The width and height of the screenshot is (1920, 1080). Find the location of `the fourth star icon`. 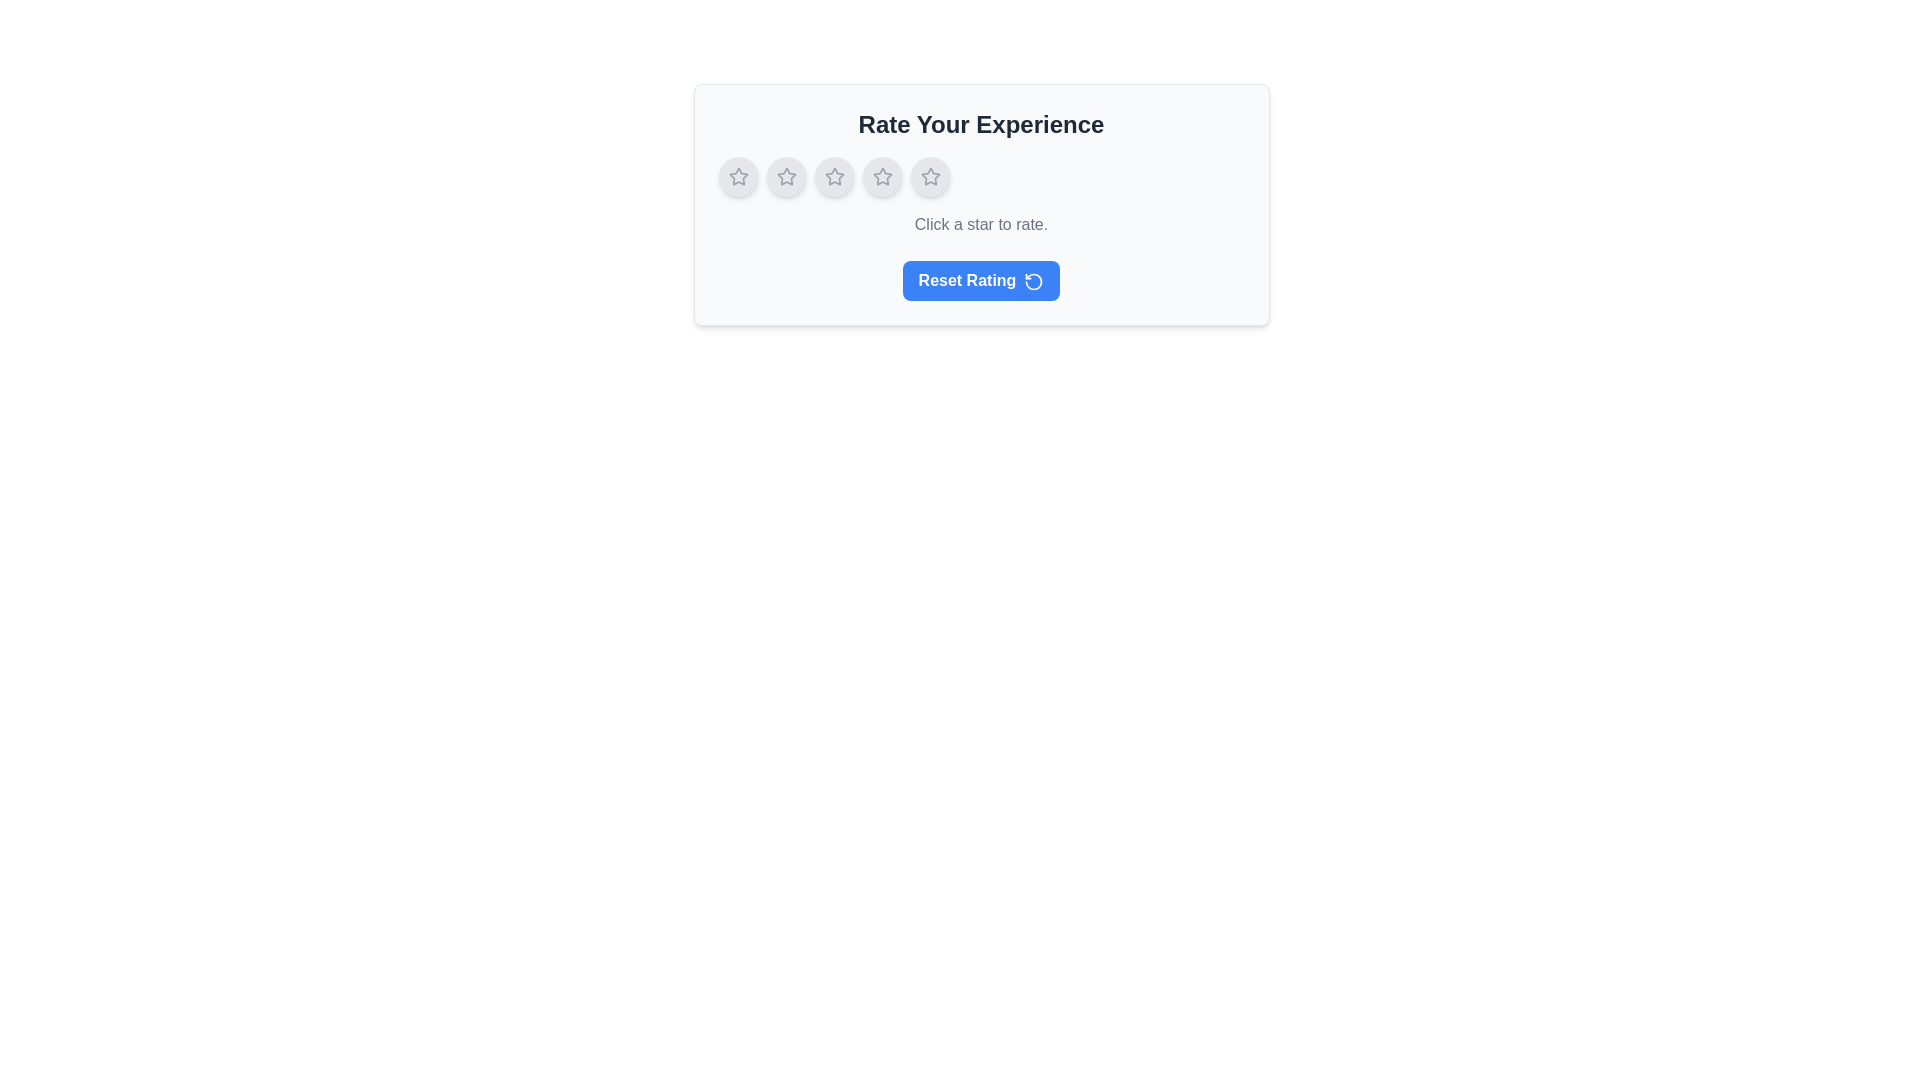

the fourth star icon is located at coordinates (929, 175).